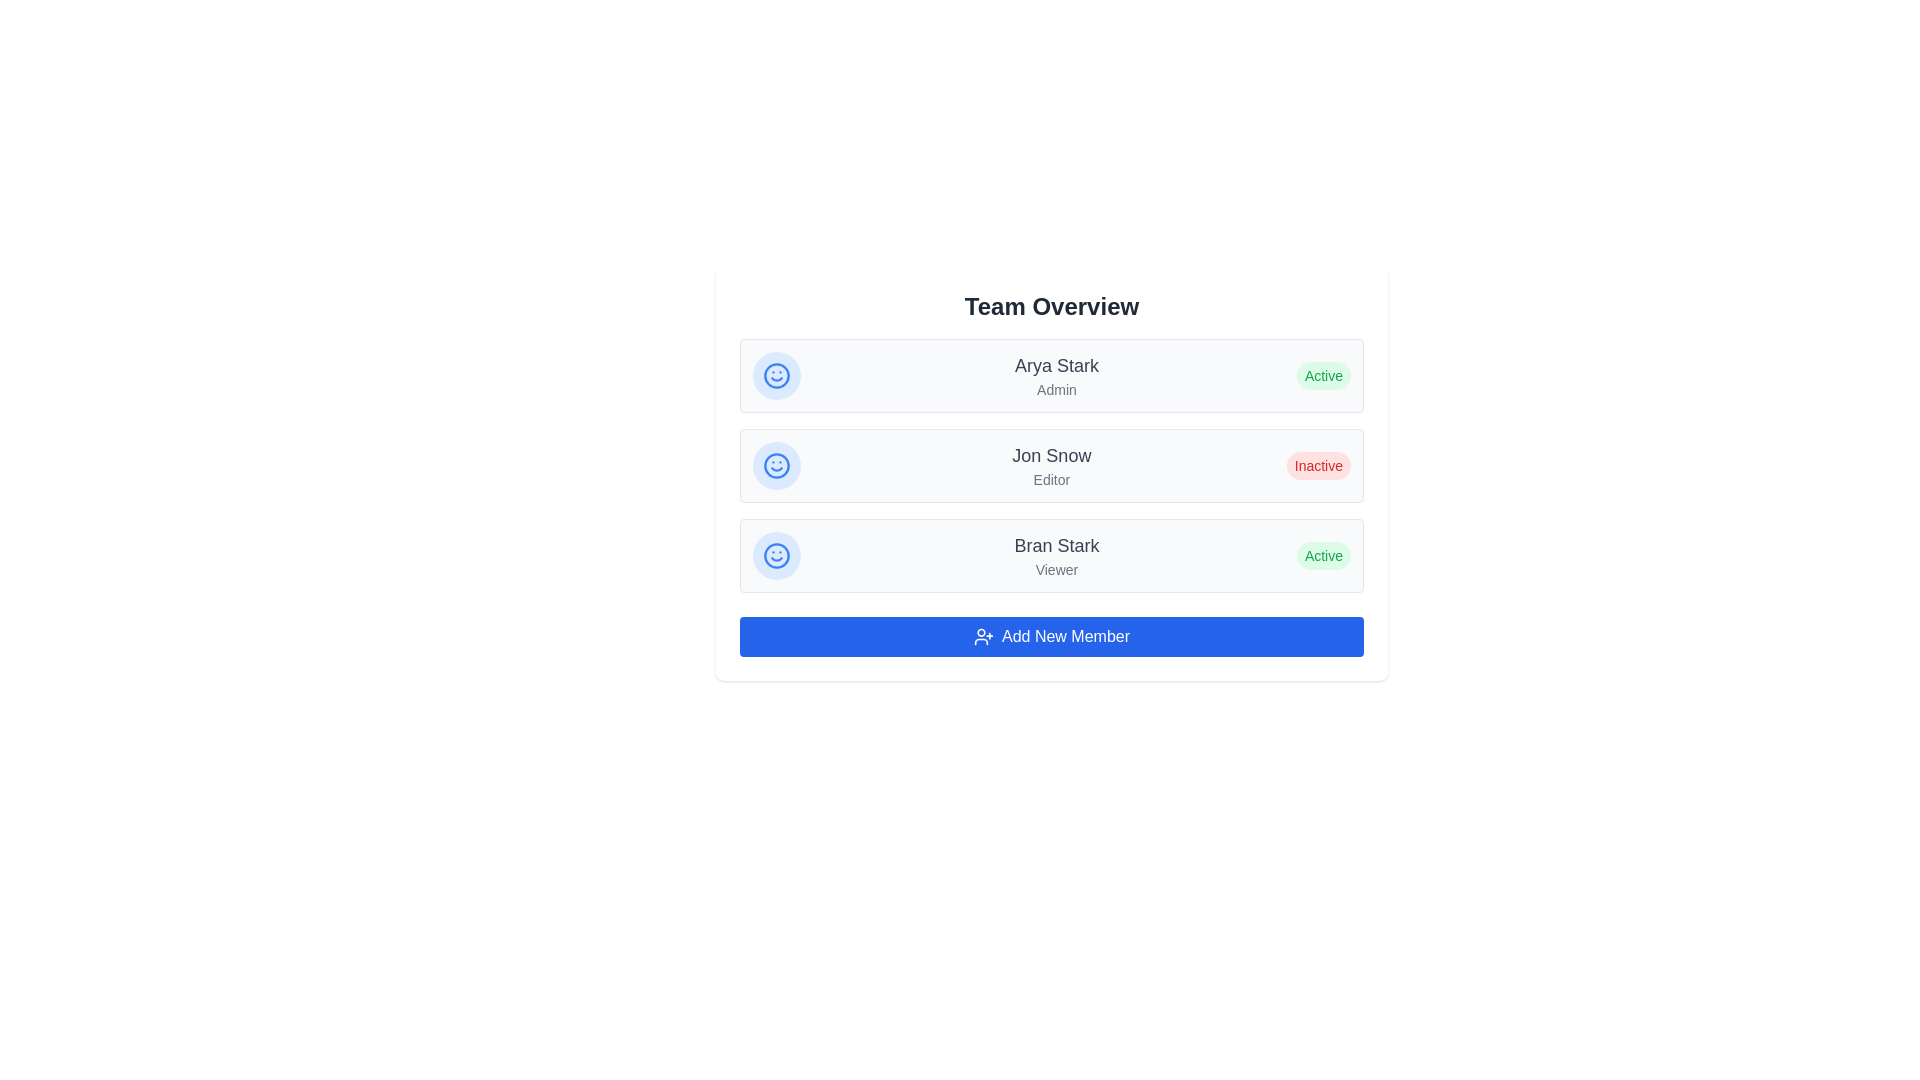  What do you see at coordinates (1055, 570) in the screenshot?
I see `the non-interactive text label indicating the user's role or status, which displays 'Viewer' and is located below 'Bran Stark' and to the left of the 'Active' status indicator` at bounding box center [1055, 570].